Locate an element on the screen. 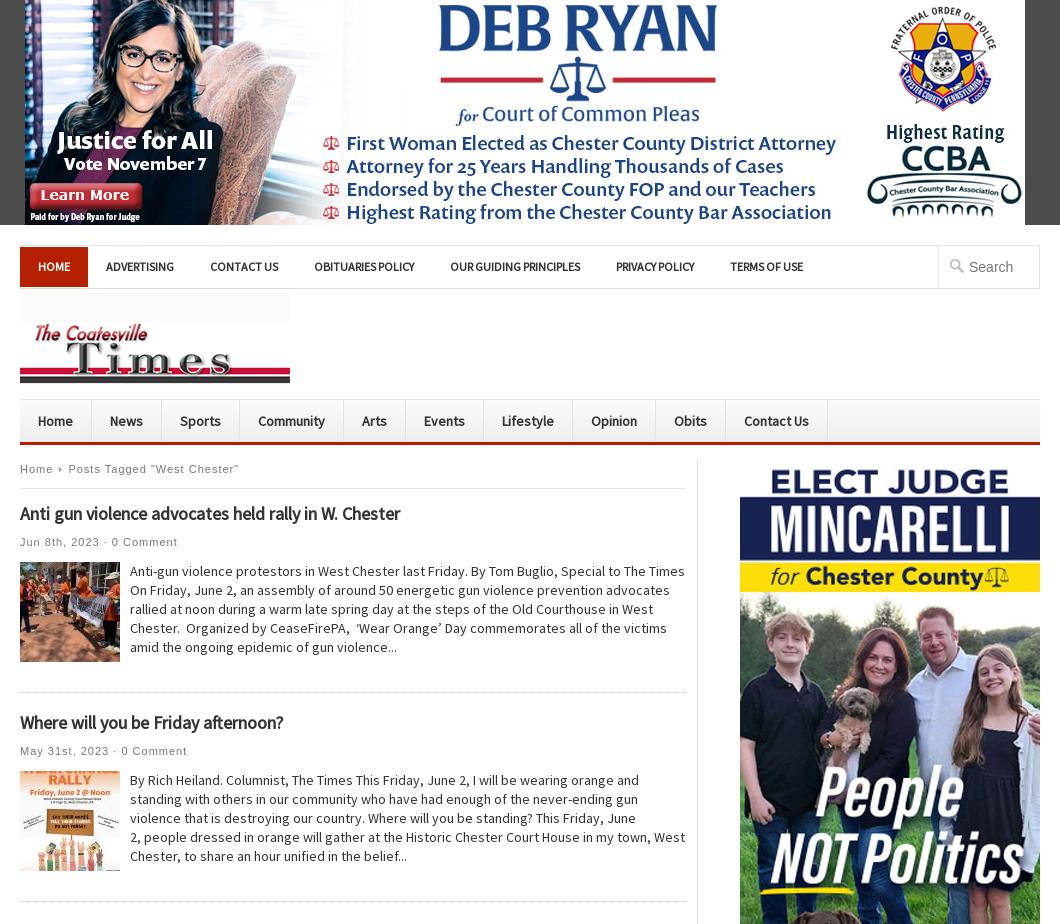 This screenshot has height=924, width=1060. 'Opinion' is located at coordinates (613, 420).